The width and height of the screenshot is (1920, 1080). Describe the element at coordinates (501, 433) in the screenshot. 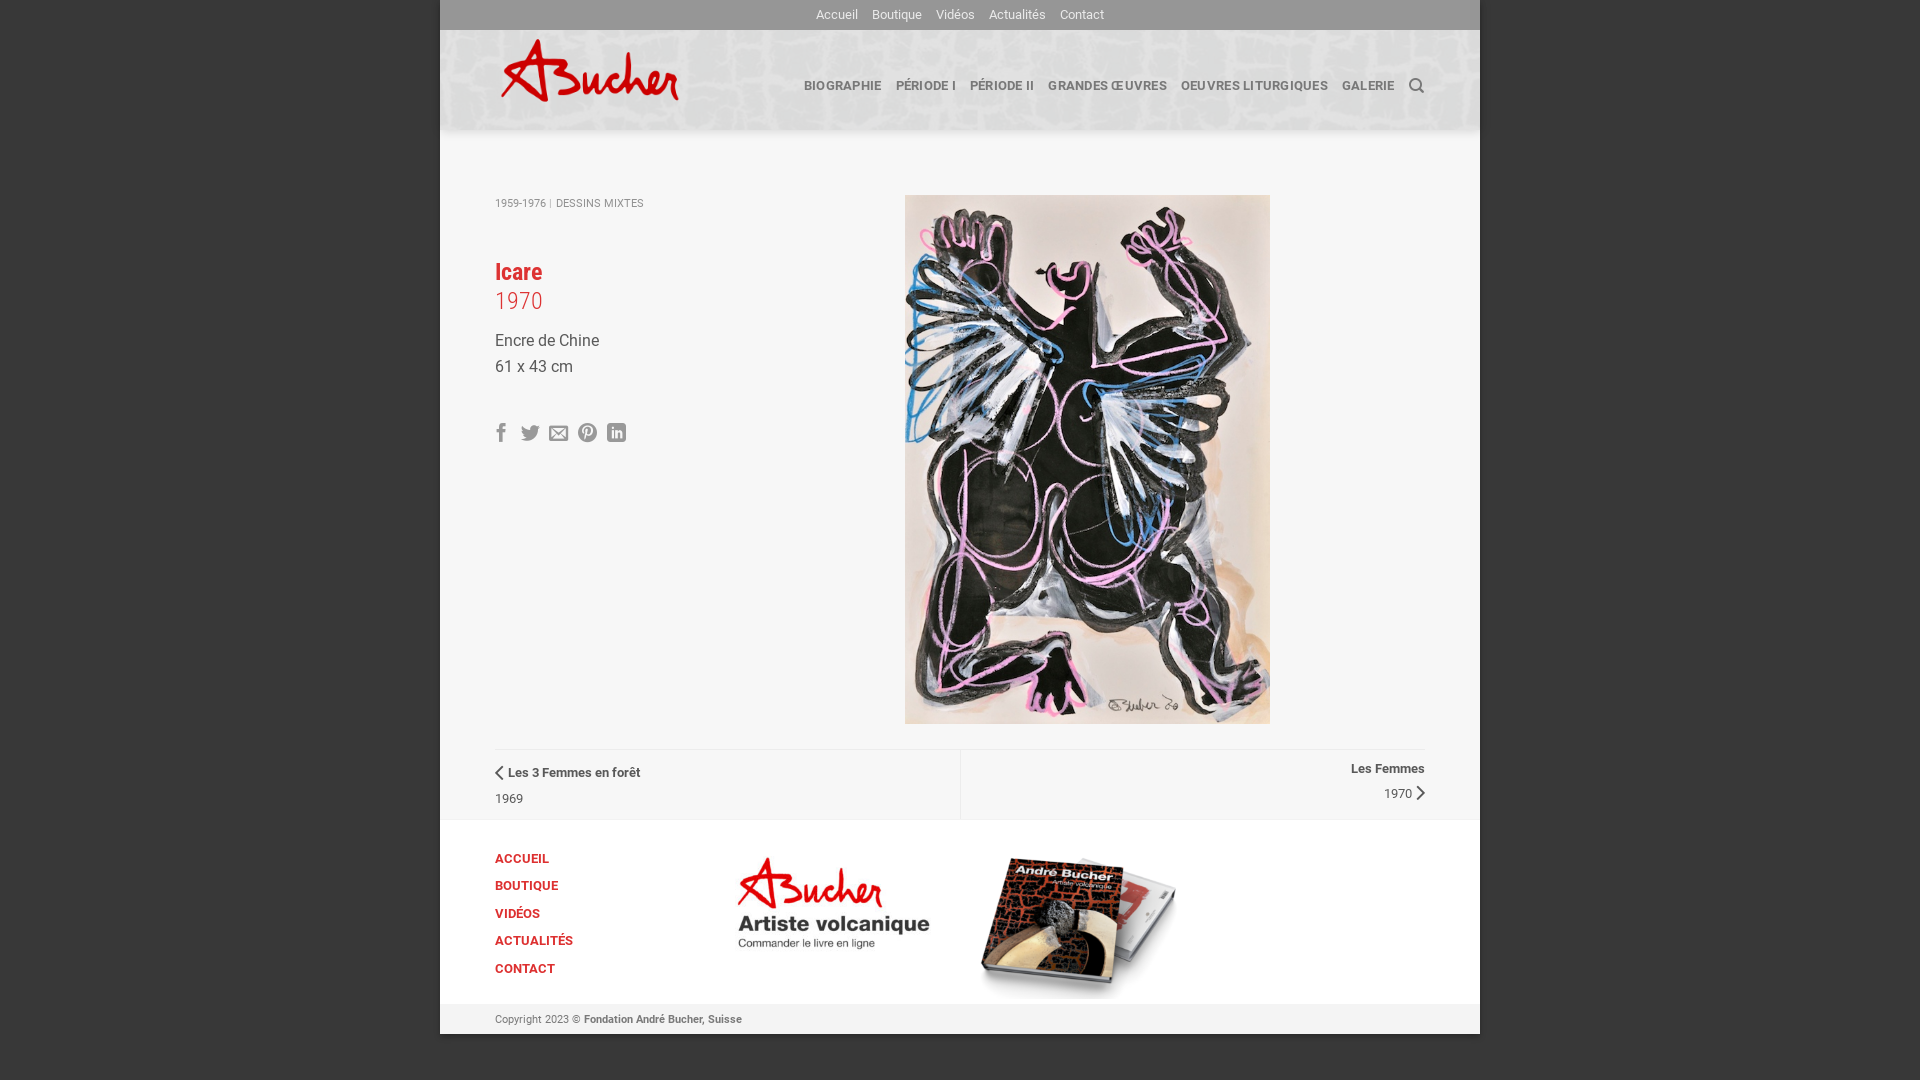

I see `'Partager sur Facebook'` at that location.